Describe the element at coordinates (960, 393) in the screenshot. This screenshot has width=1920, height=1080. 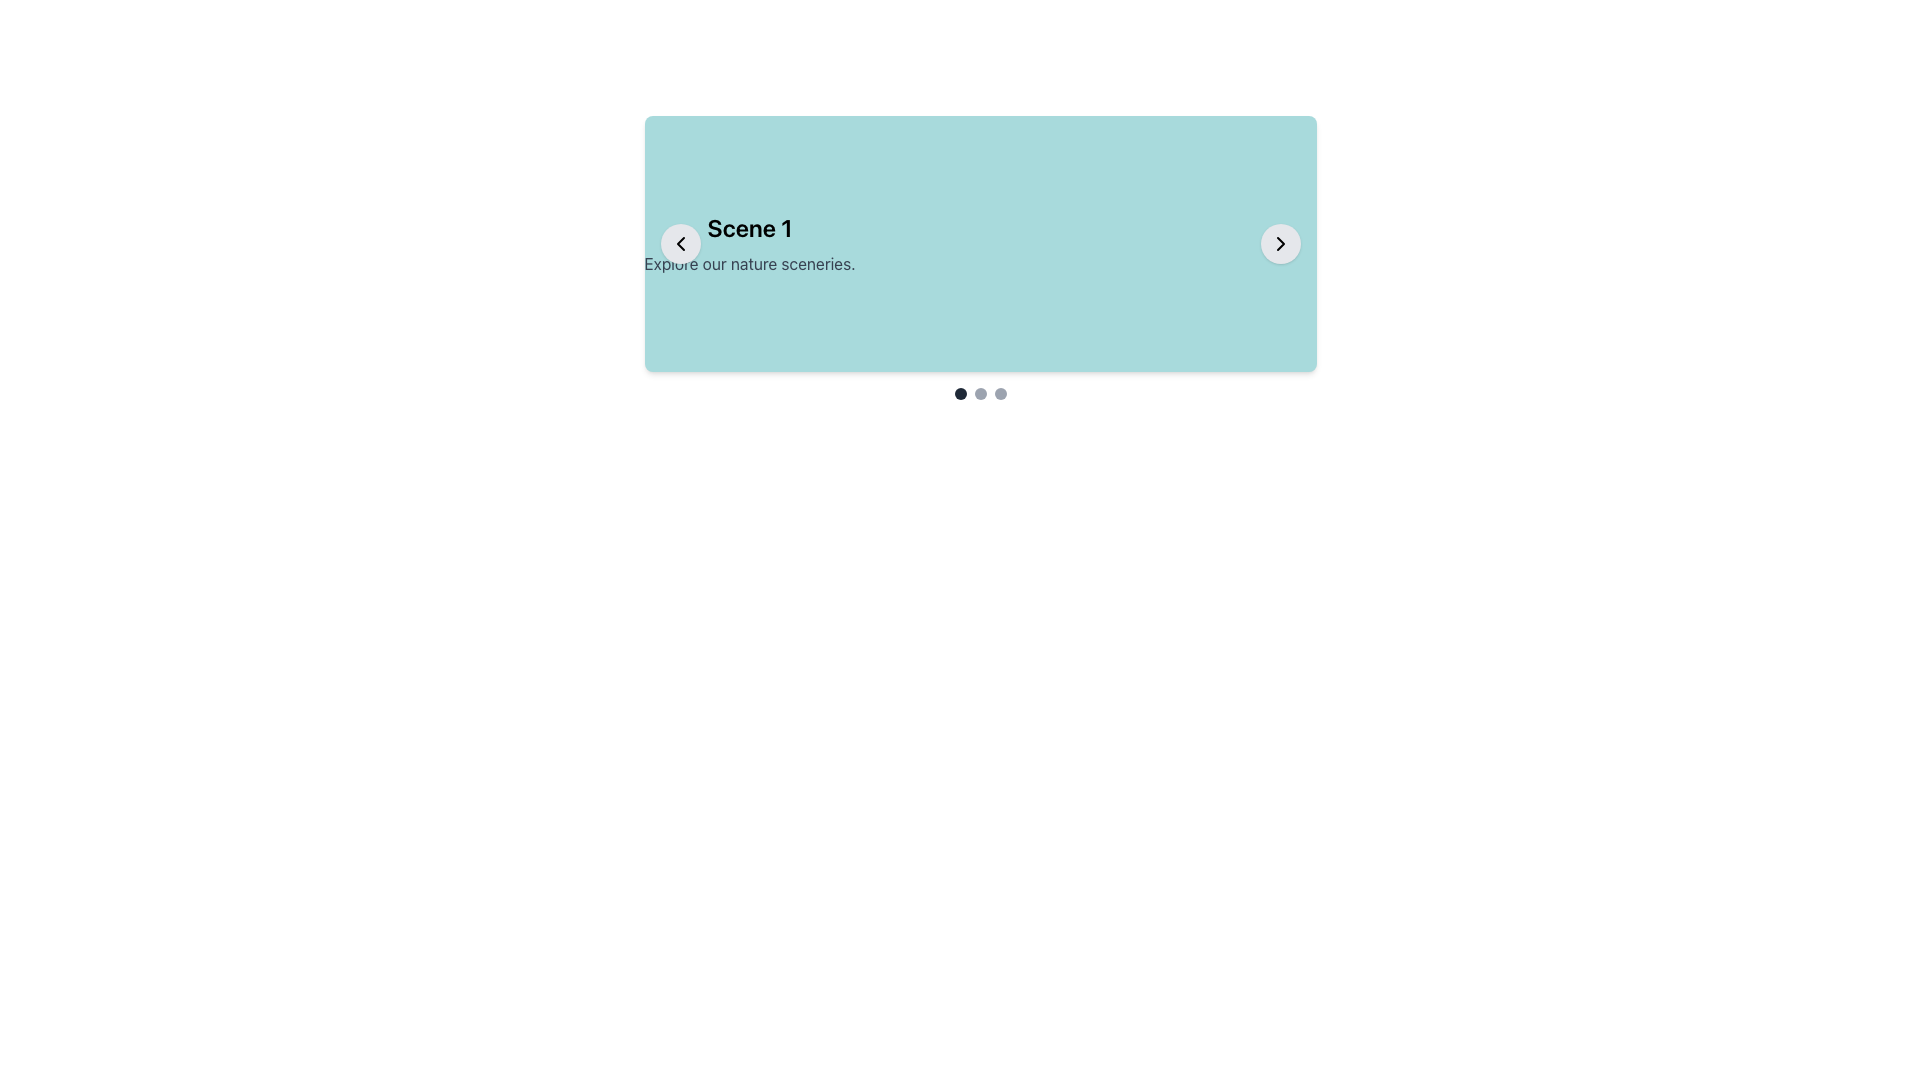
I see `the active dark gray Indicator Dot at the bottom center of the interface` at that location.